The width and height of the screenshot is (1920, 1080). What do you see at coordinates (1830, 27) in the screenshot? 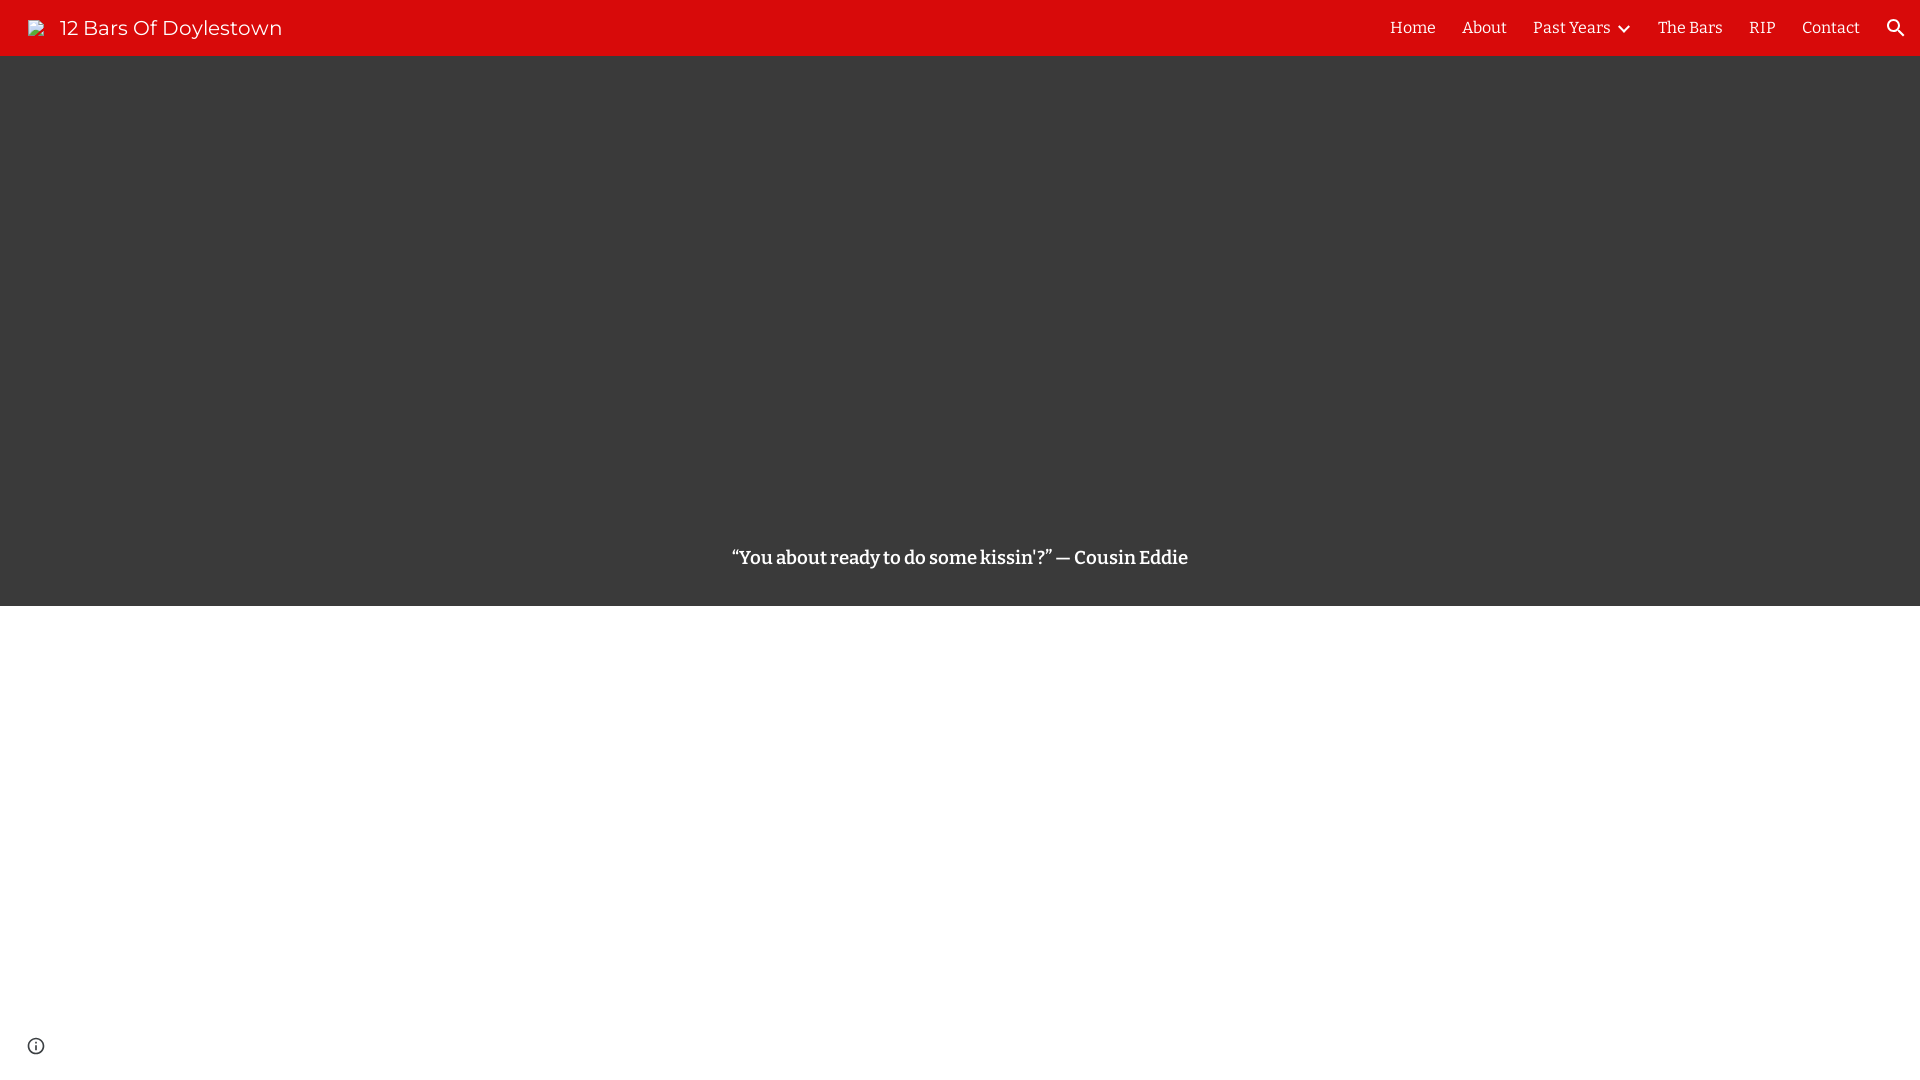
I see `'Contact'` at bounding box center [1830, 27].